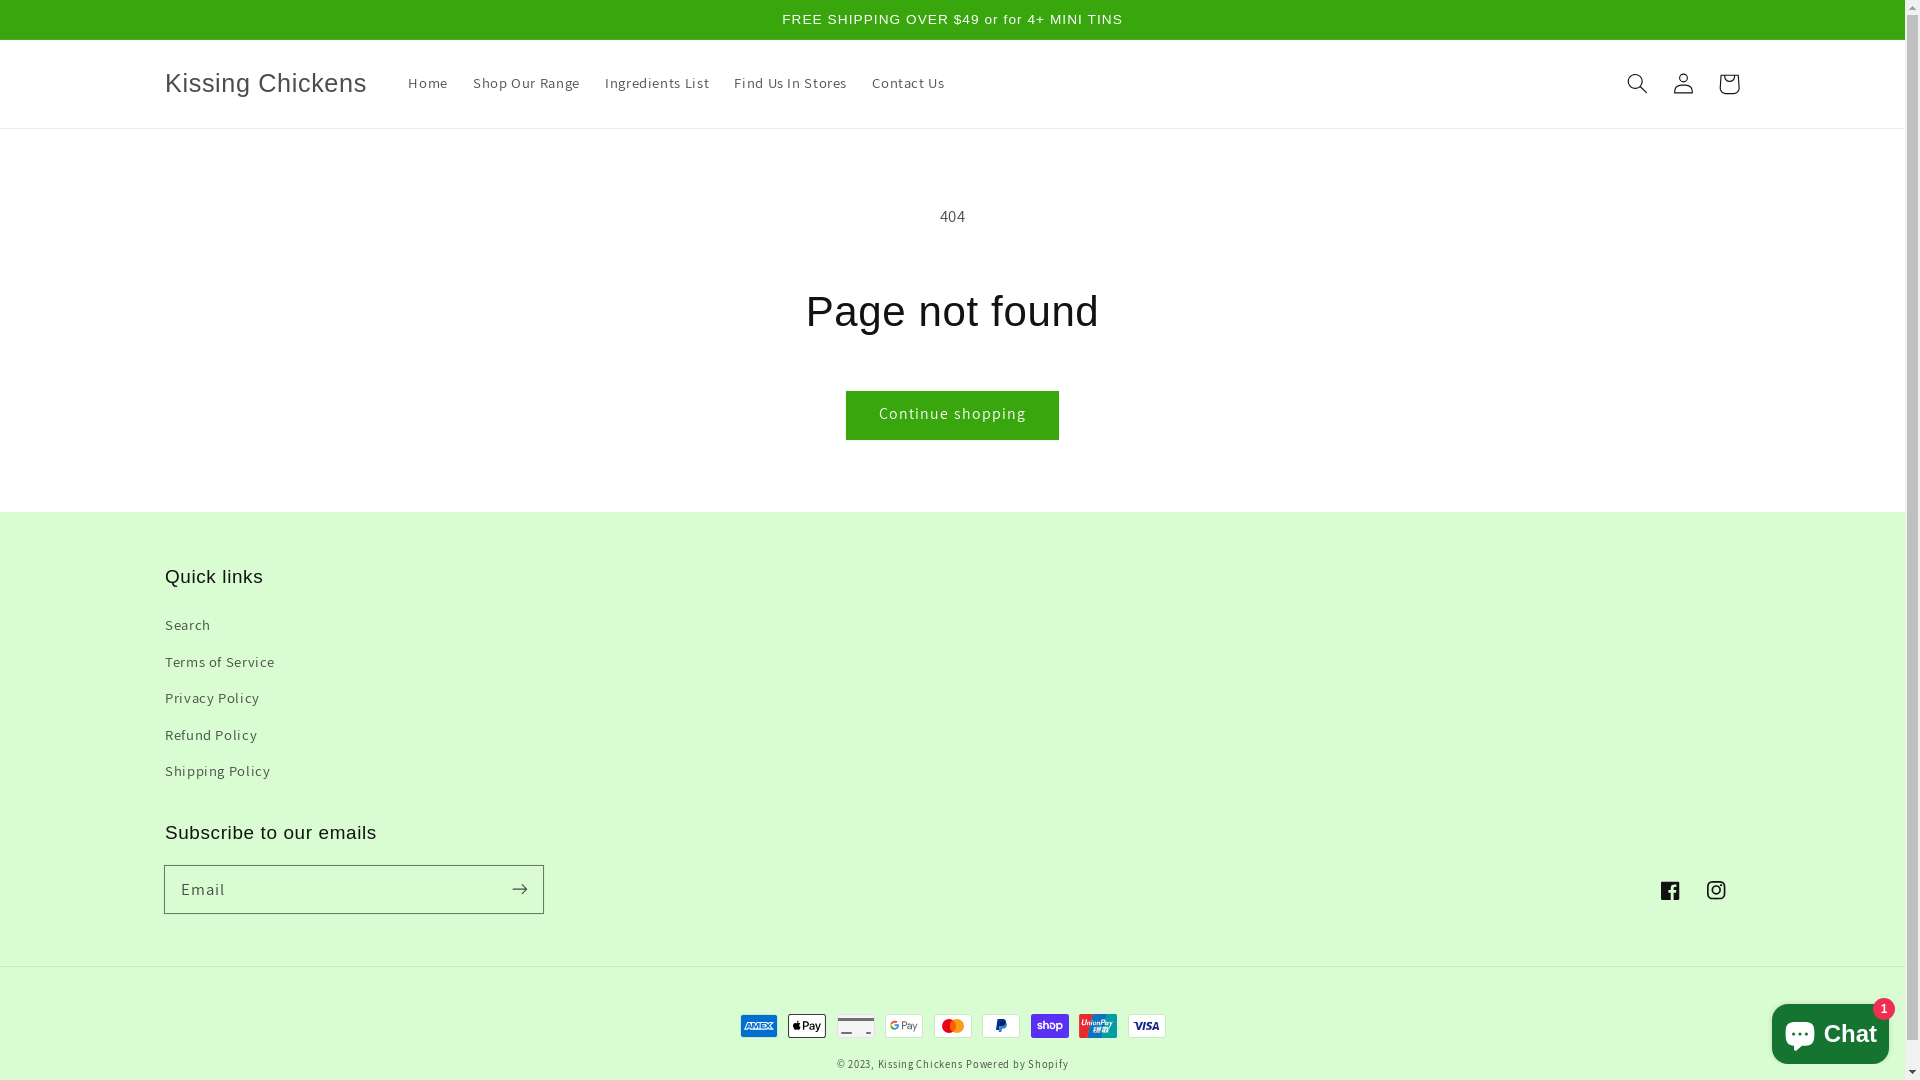 Image resolution: width=1920 pixels, height=1080 pixels. Describe the element at coordinates (395, 83) in the screenshot. I see `'Home'` at that location.